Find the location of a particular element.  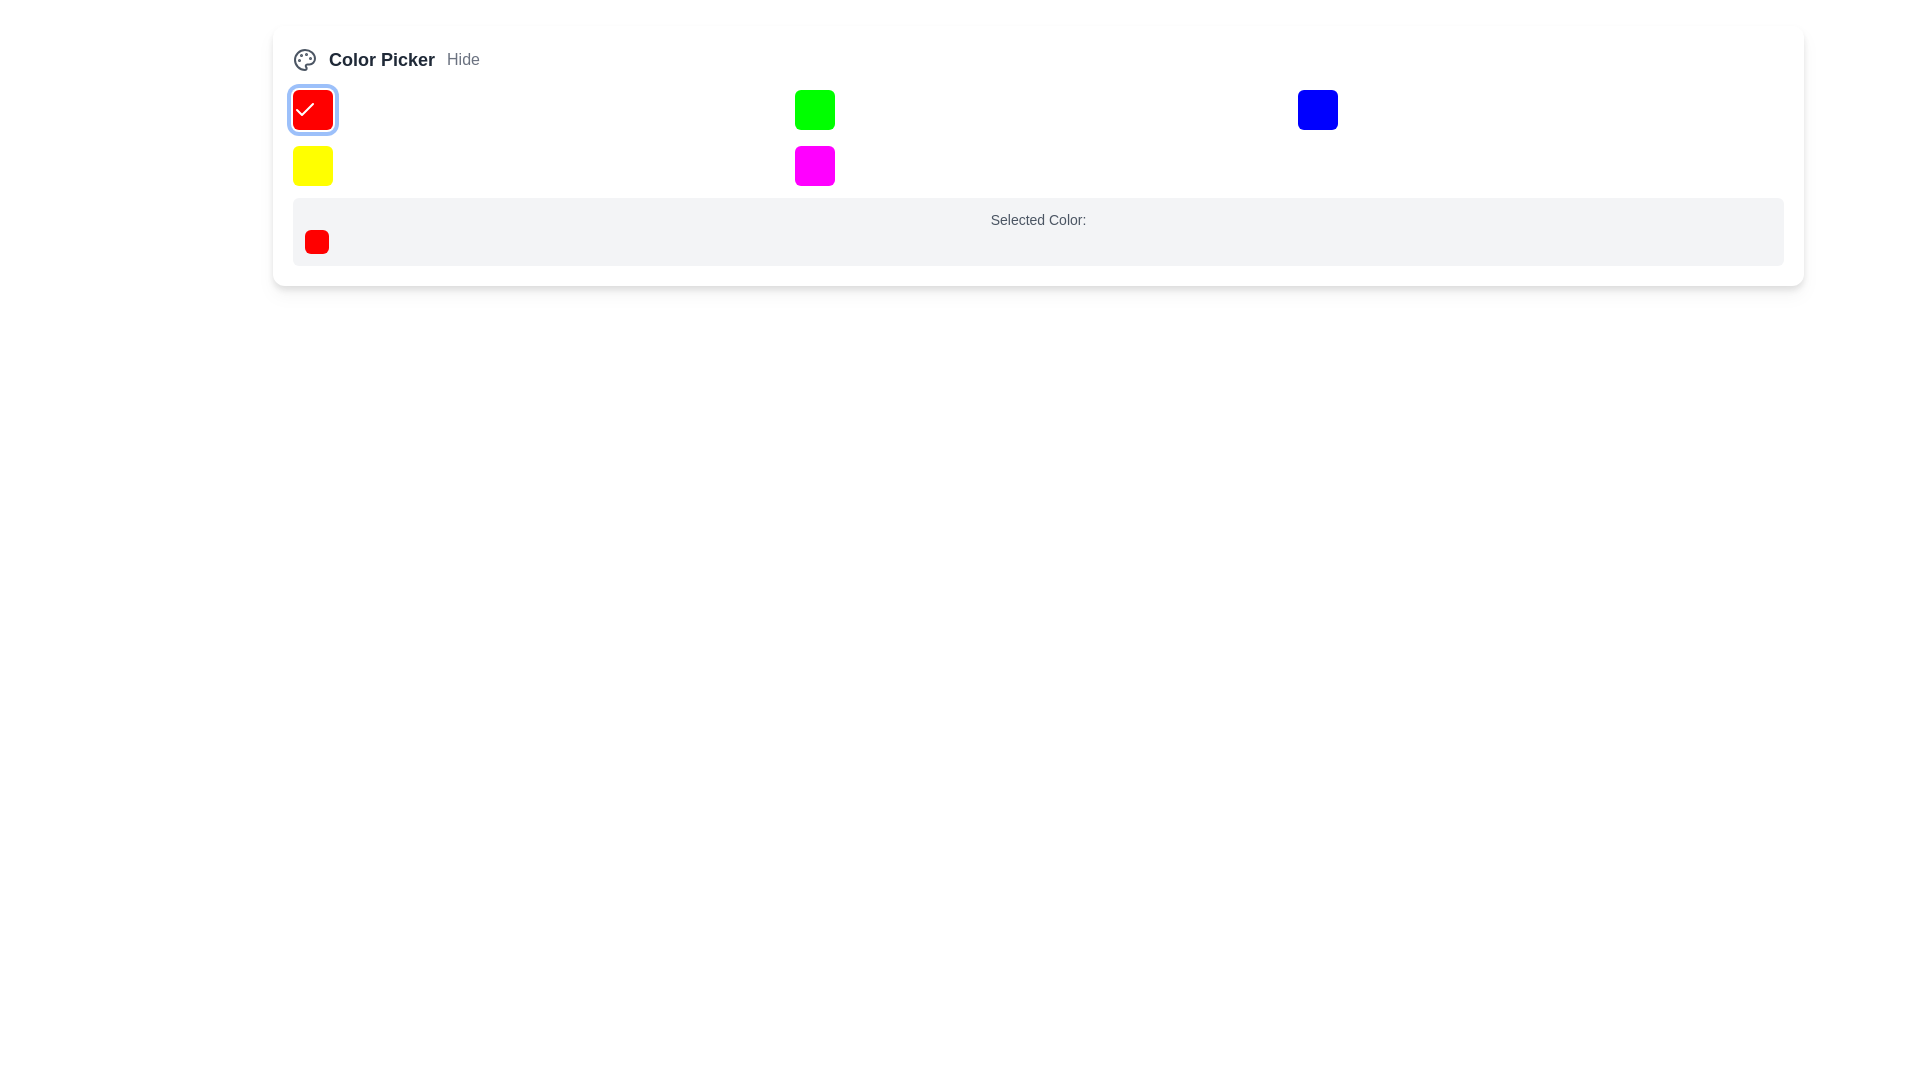

the 'Color Picker' Text Label element, which is a prominent label in dark-gray font, located between a palette icon and a 'Hide' button is located at coordinates (382, 59).